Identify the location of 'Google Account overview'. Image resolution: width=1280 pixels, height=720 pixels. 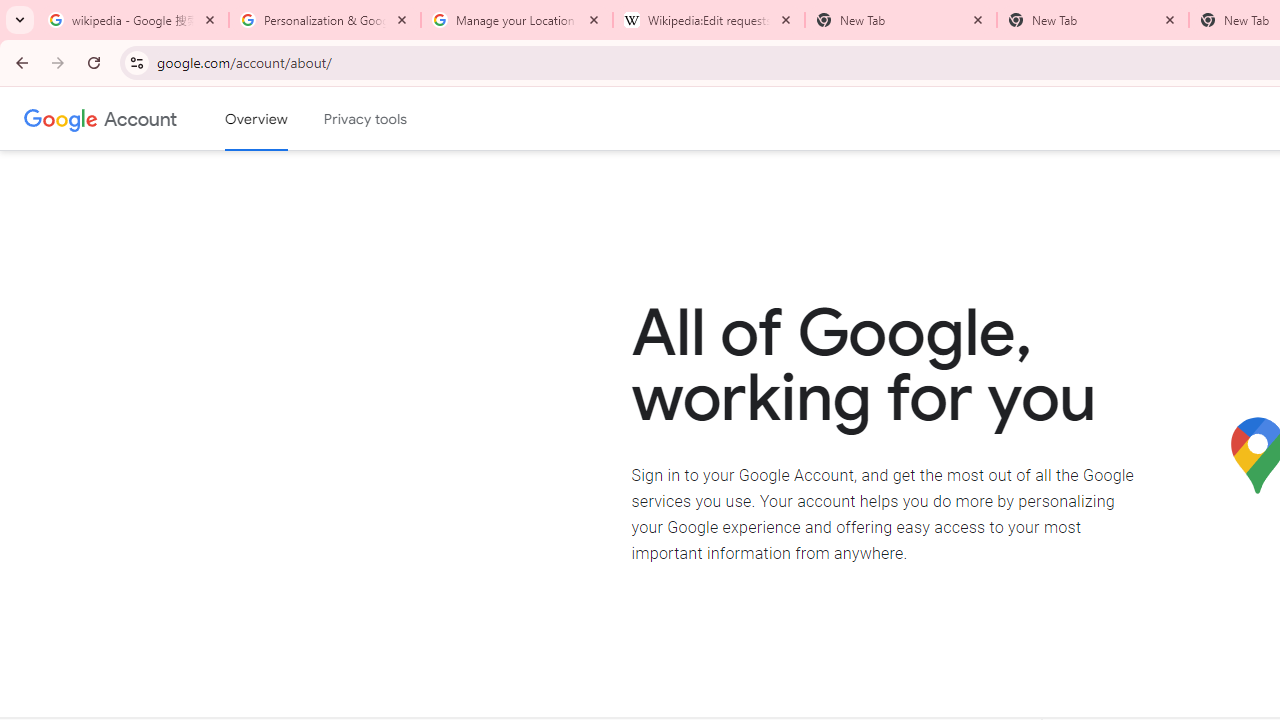
(255, 119).